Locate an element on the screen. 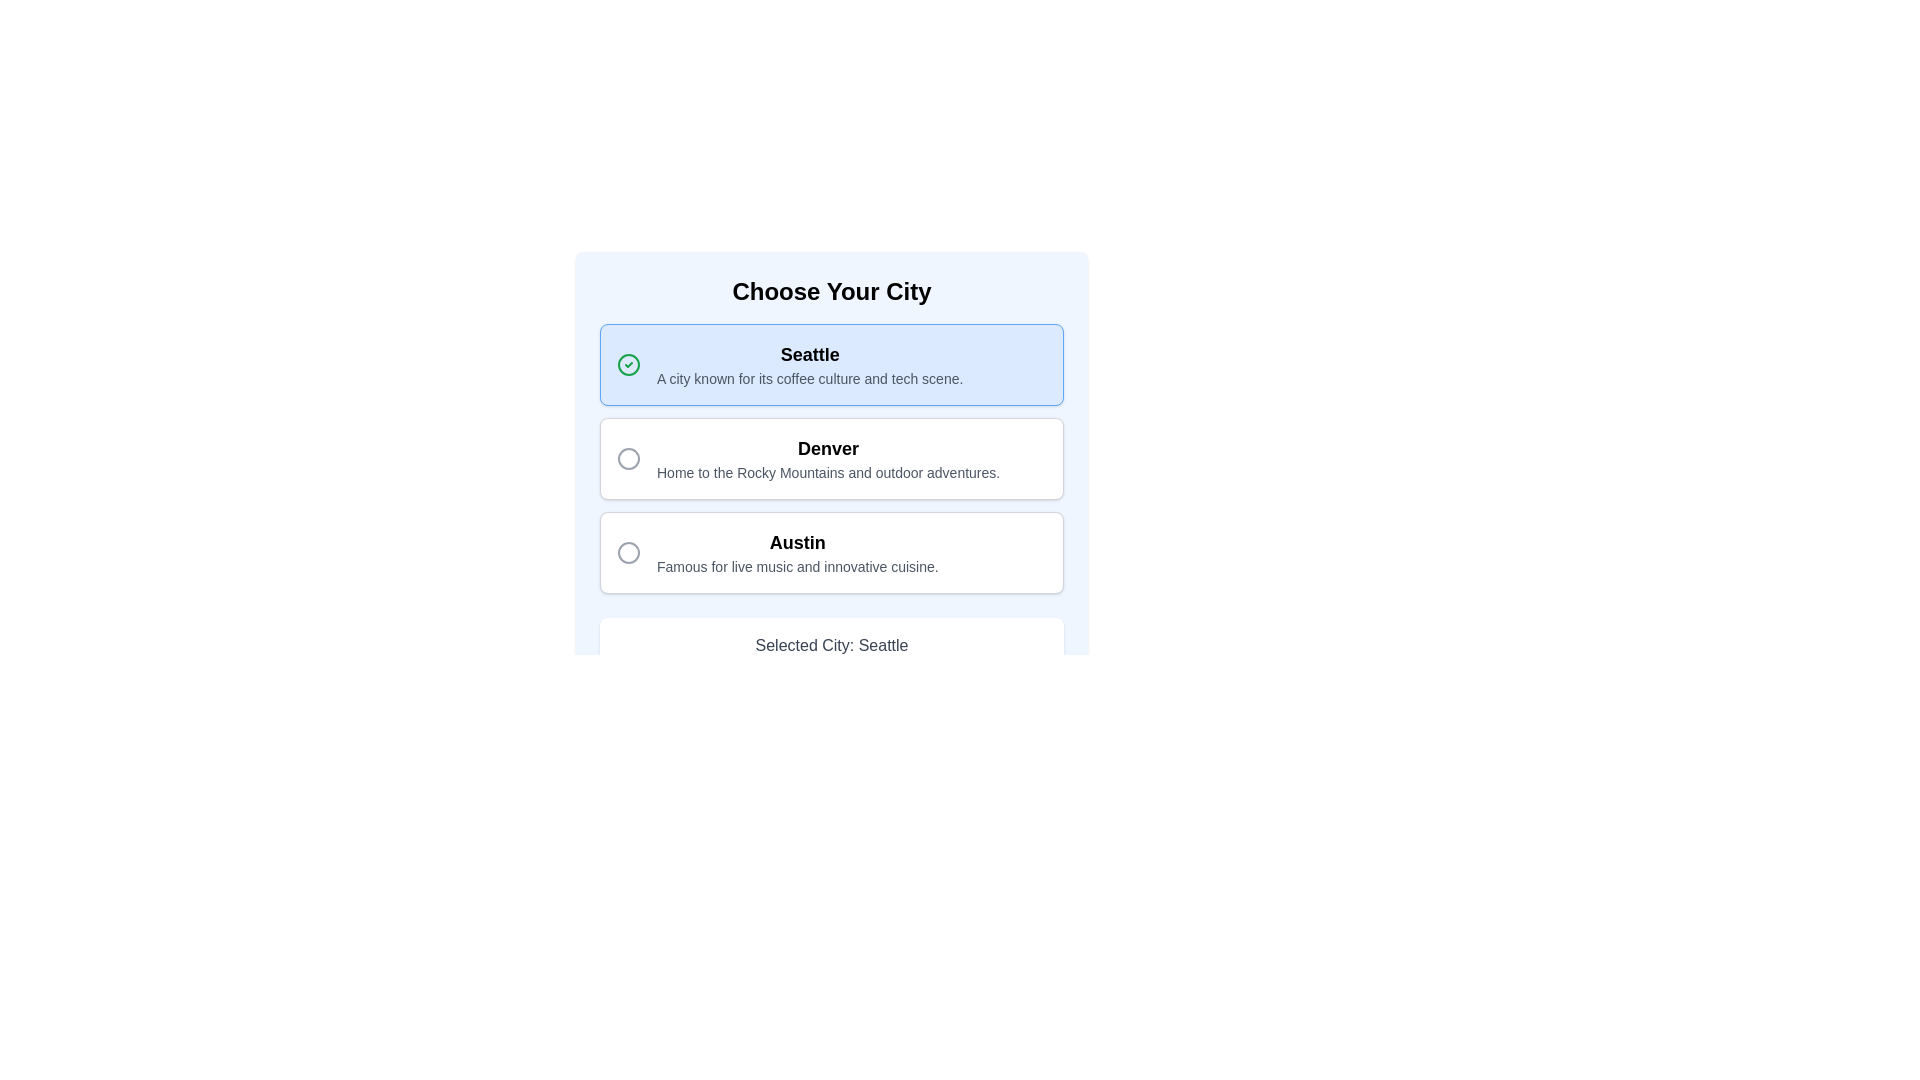  the text label for 'Seattle', which consists of a bold title and a descriptive text in a vertical list of city options is located at coordinates (810, 365).